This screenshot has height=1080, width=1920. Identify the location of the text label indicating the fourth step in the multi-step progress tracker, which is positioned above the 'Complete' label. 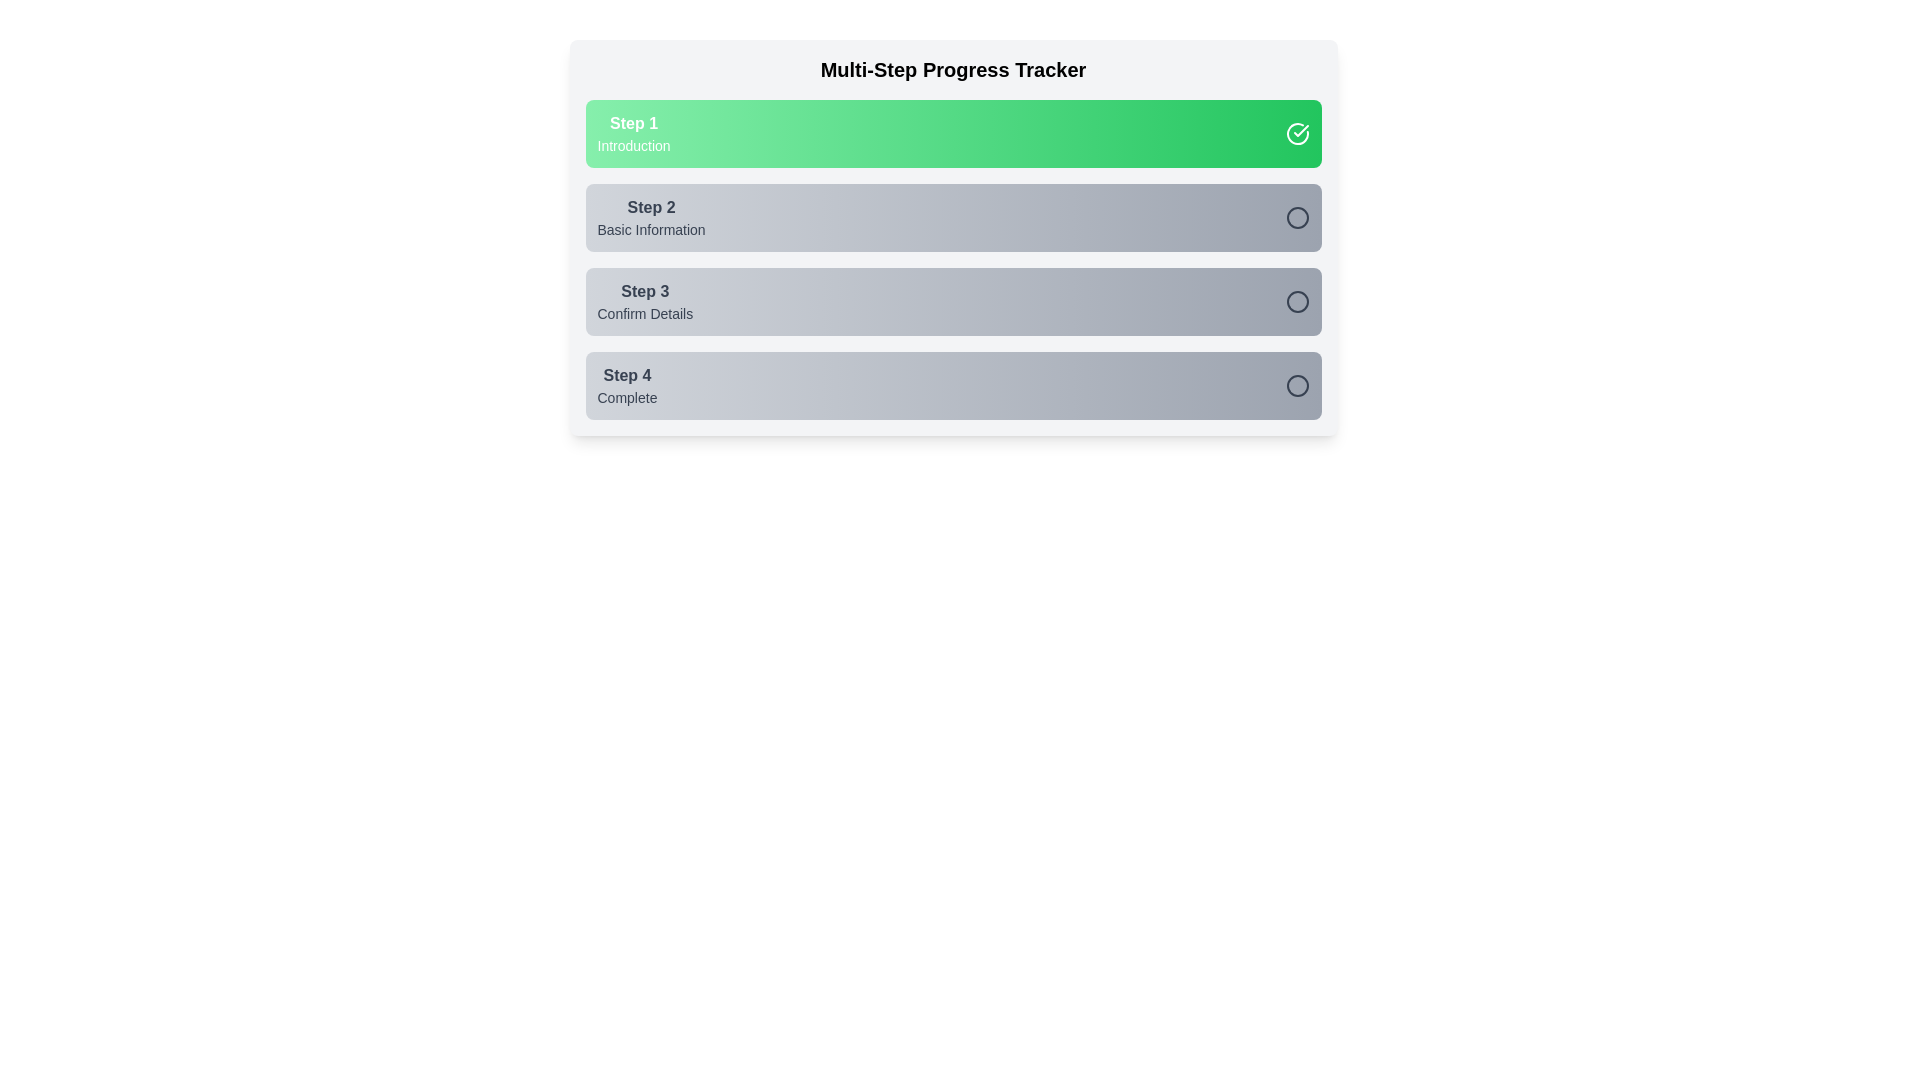
(626, 375).